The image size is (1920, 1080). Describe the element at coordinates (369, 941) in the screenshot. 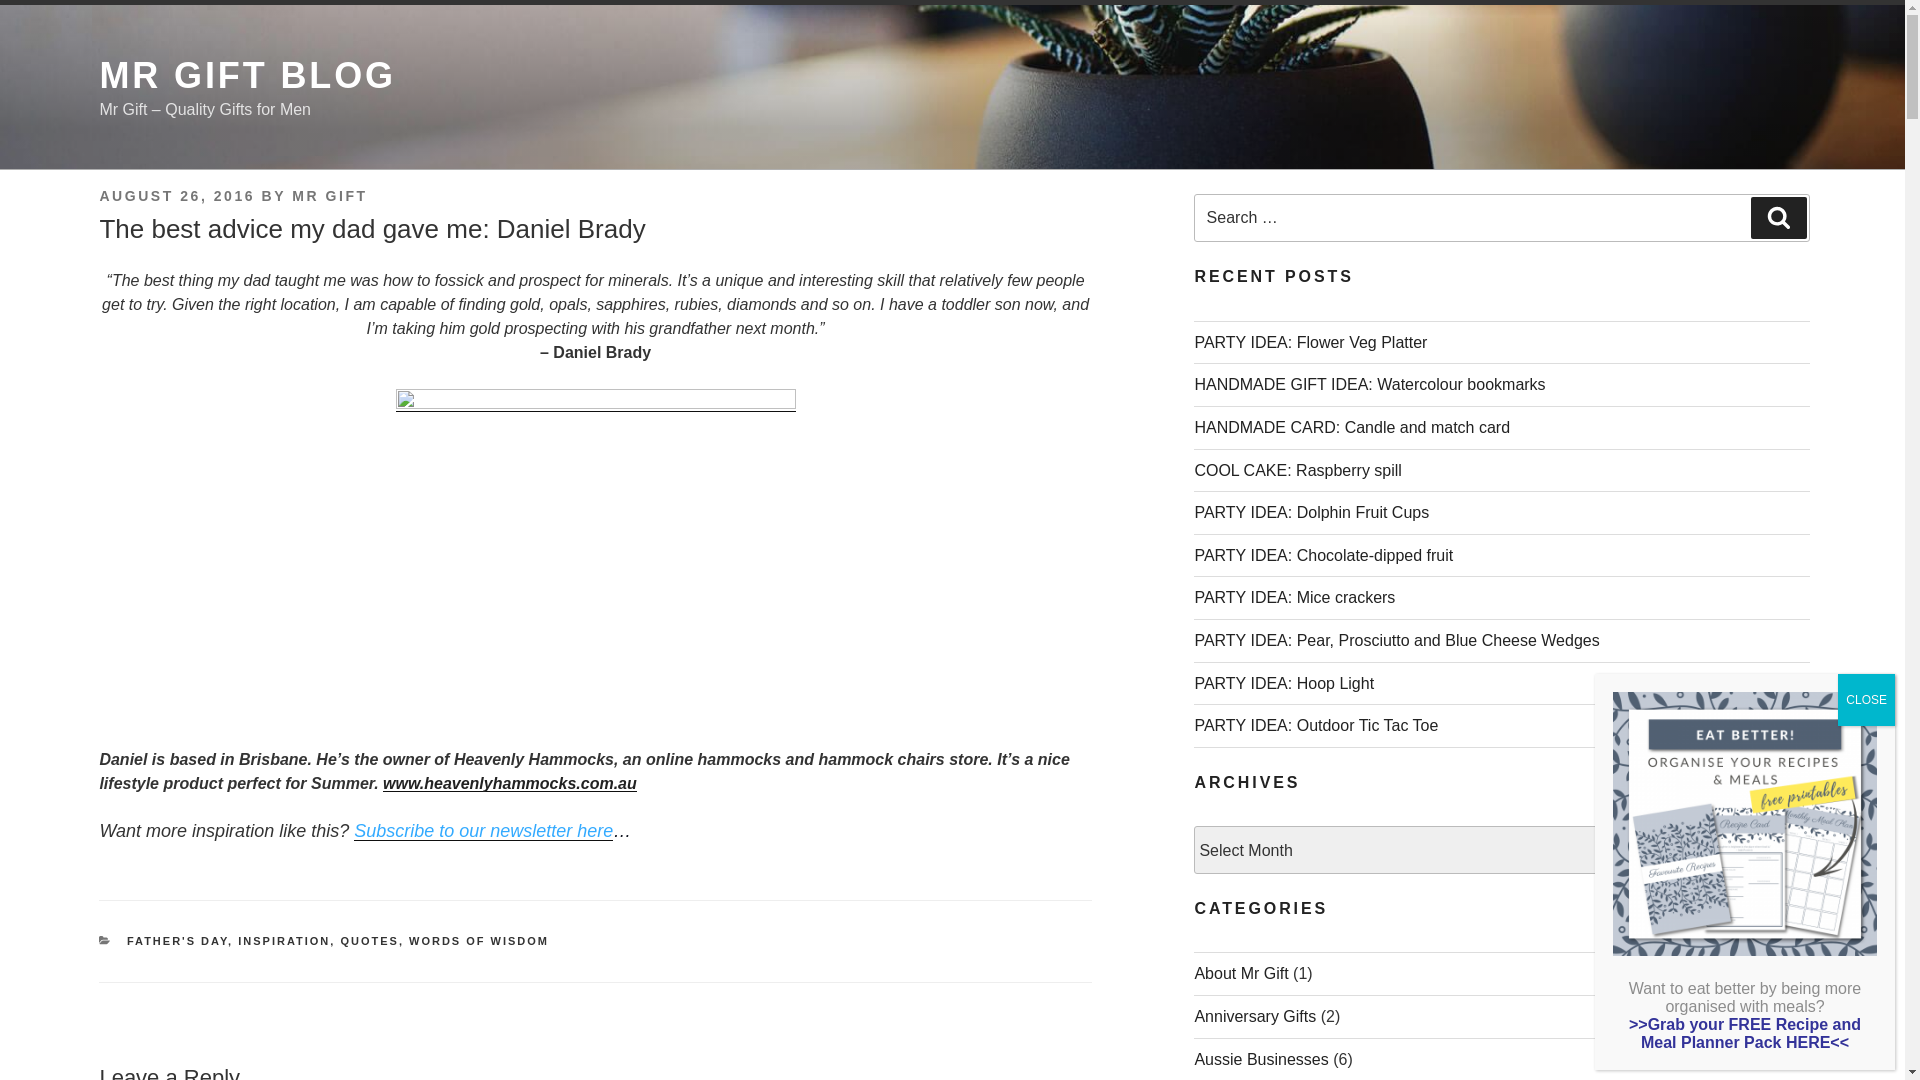

I see `'QUOTES'` at that location.